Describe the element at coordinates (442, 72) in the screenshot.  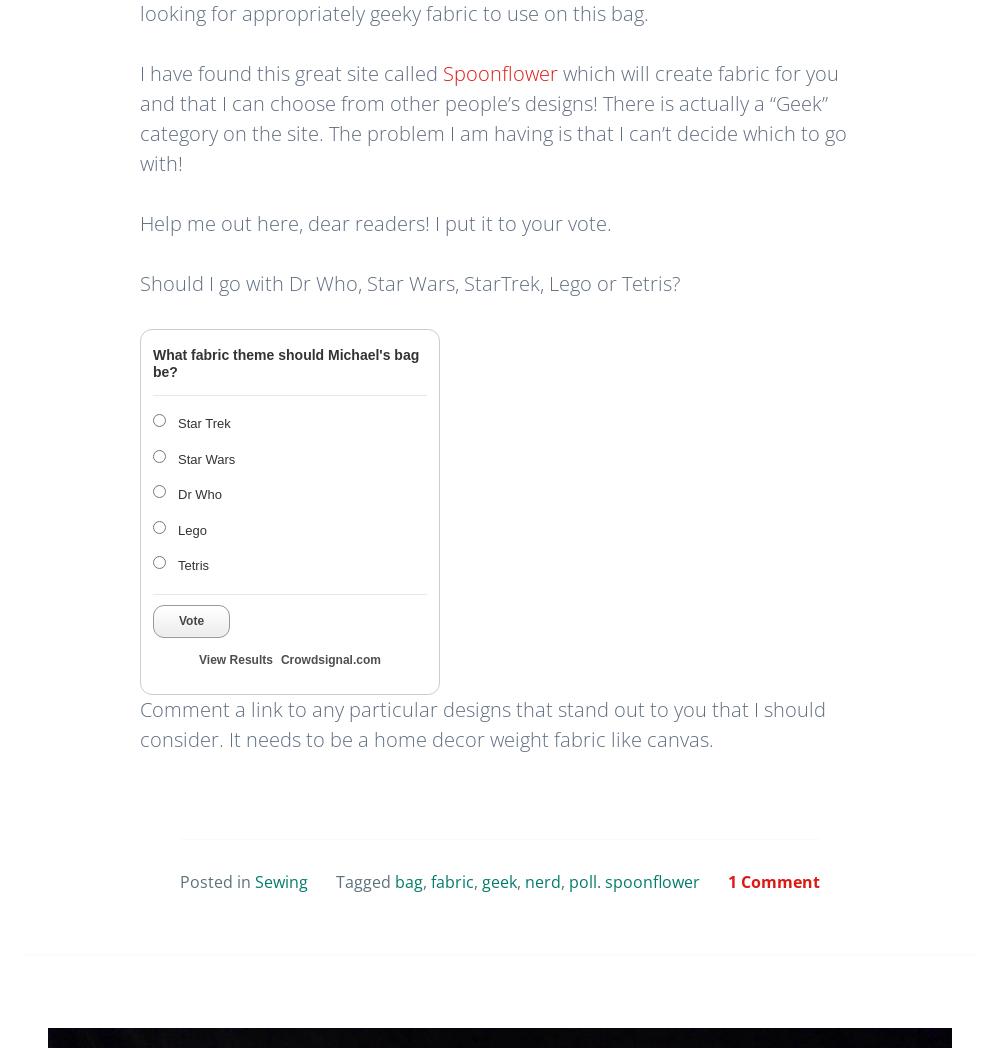
I see `'Spoonflower'` at that location.